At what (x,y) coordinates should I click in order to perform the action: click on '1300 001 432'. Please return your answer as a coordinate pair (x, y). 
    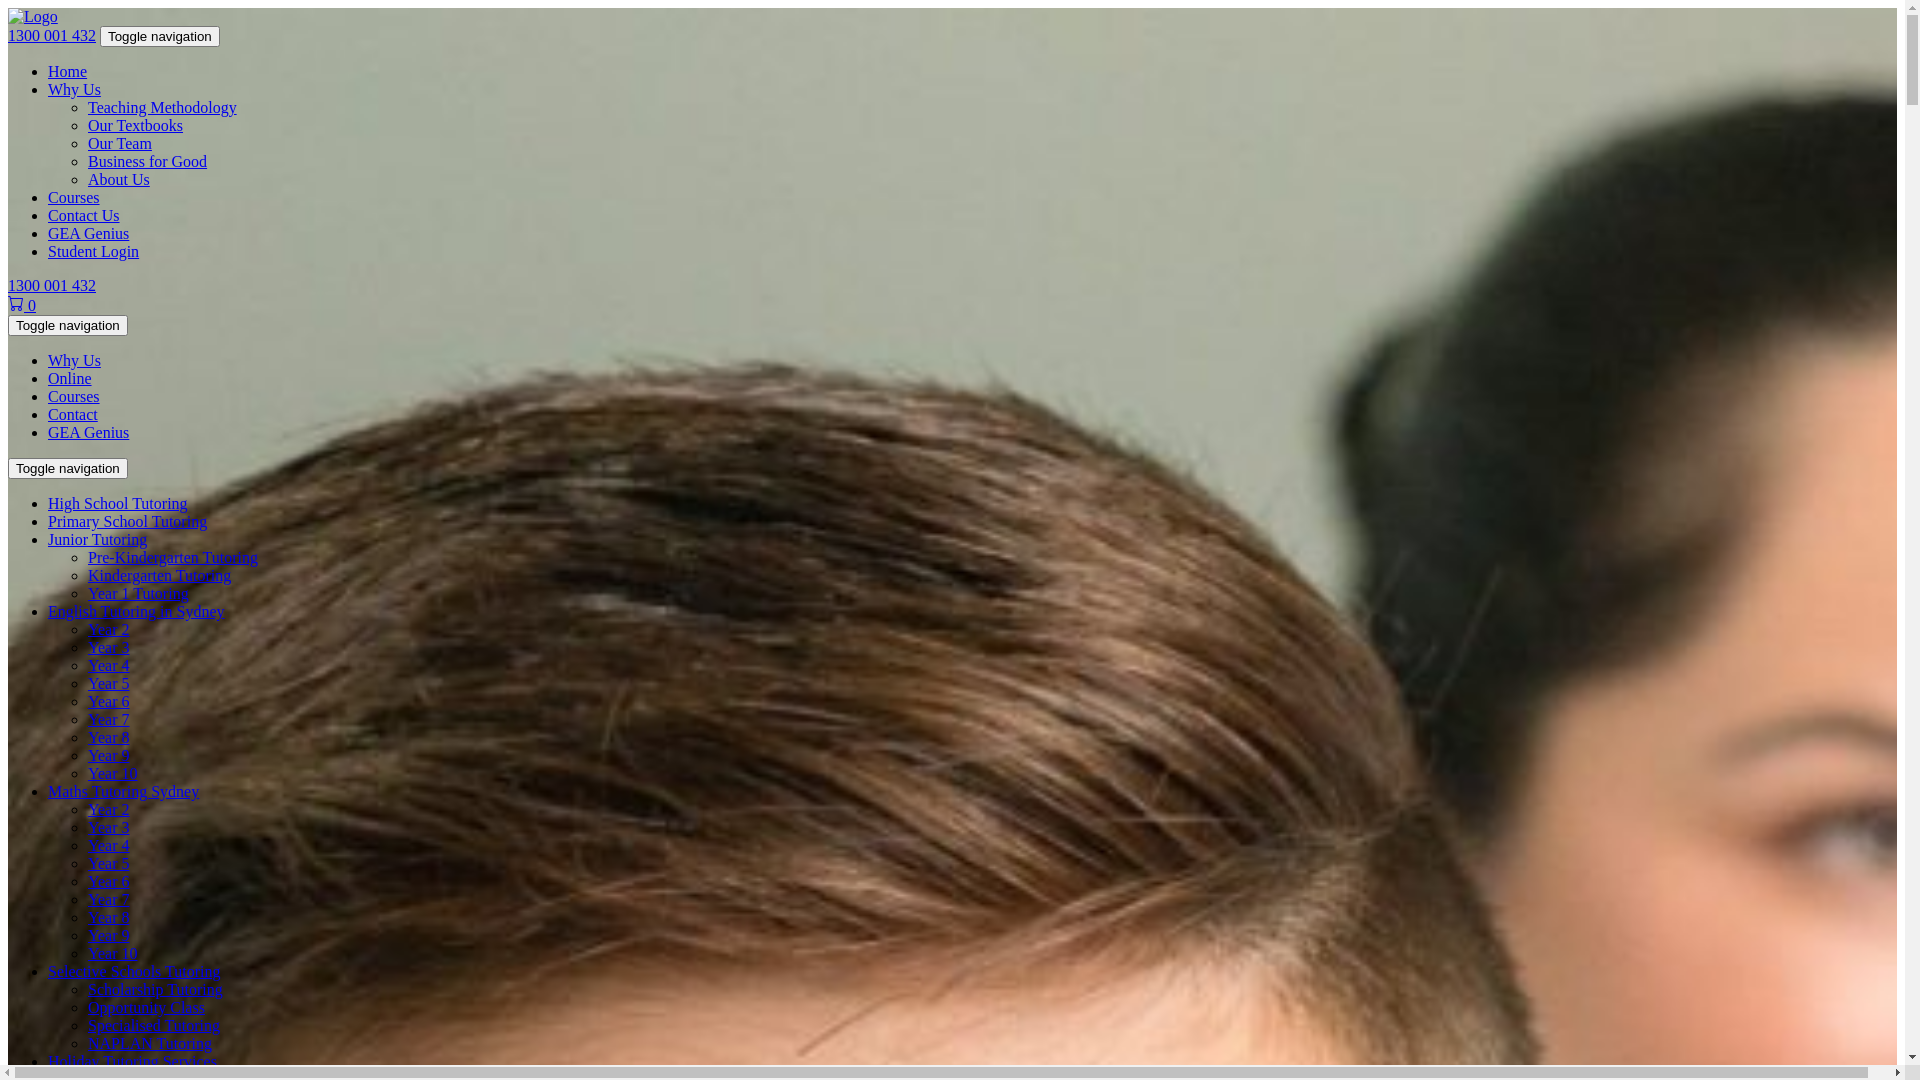
    Looking at the image, I should click on (52, 35).